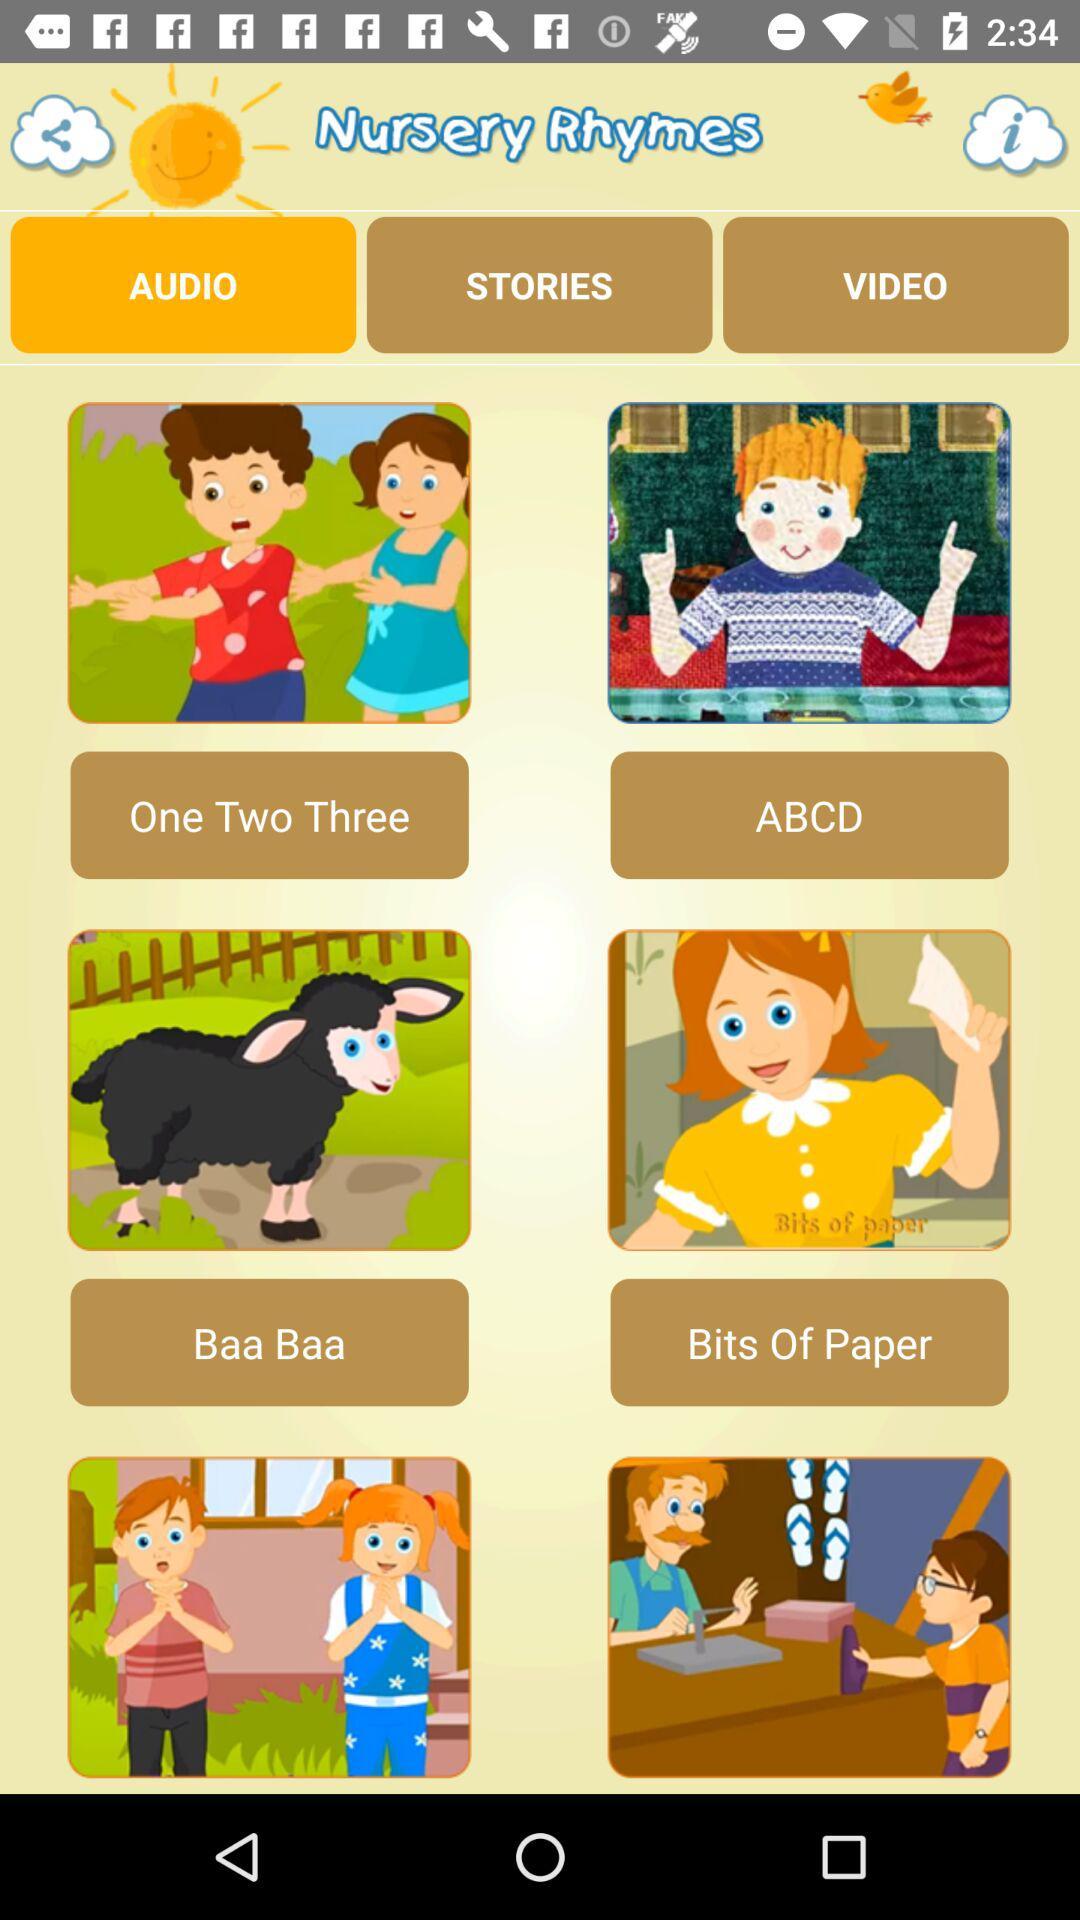  What do you see at coordinates (62, 135) in the screenshot?
I see `settings button` at bounding box center [62, 135].